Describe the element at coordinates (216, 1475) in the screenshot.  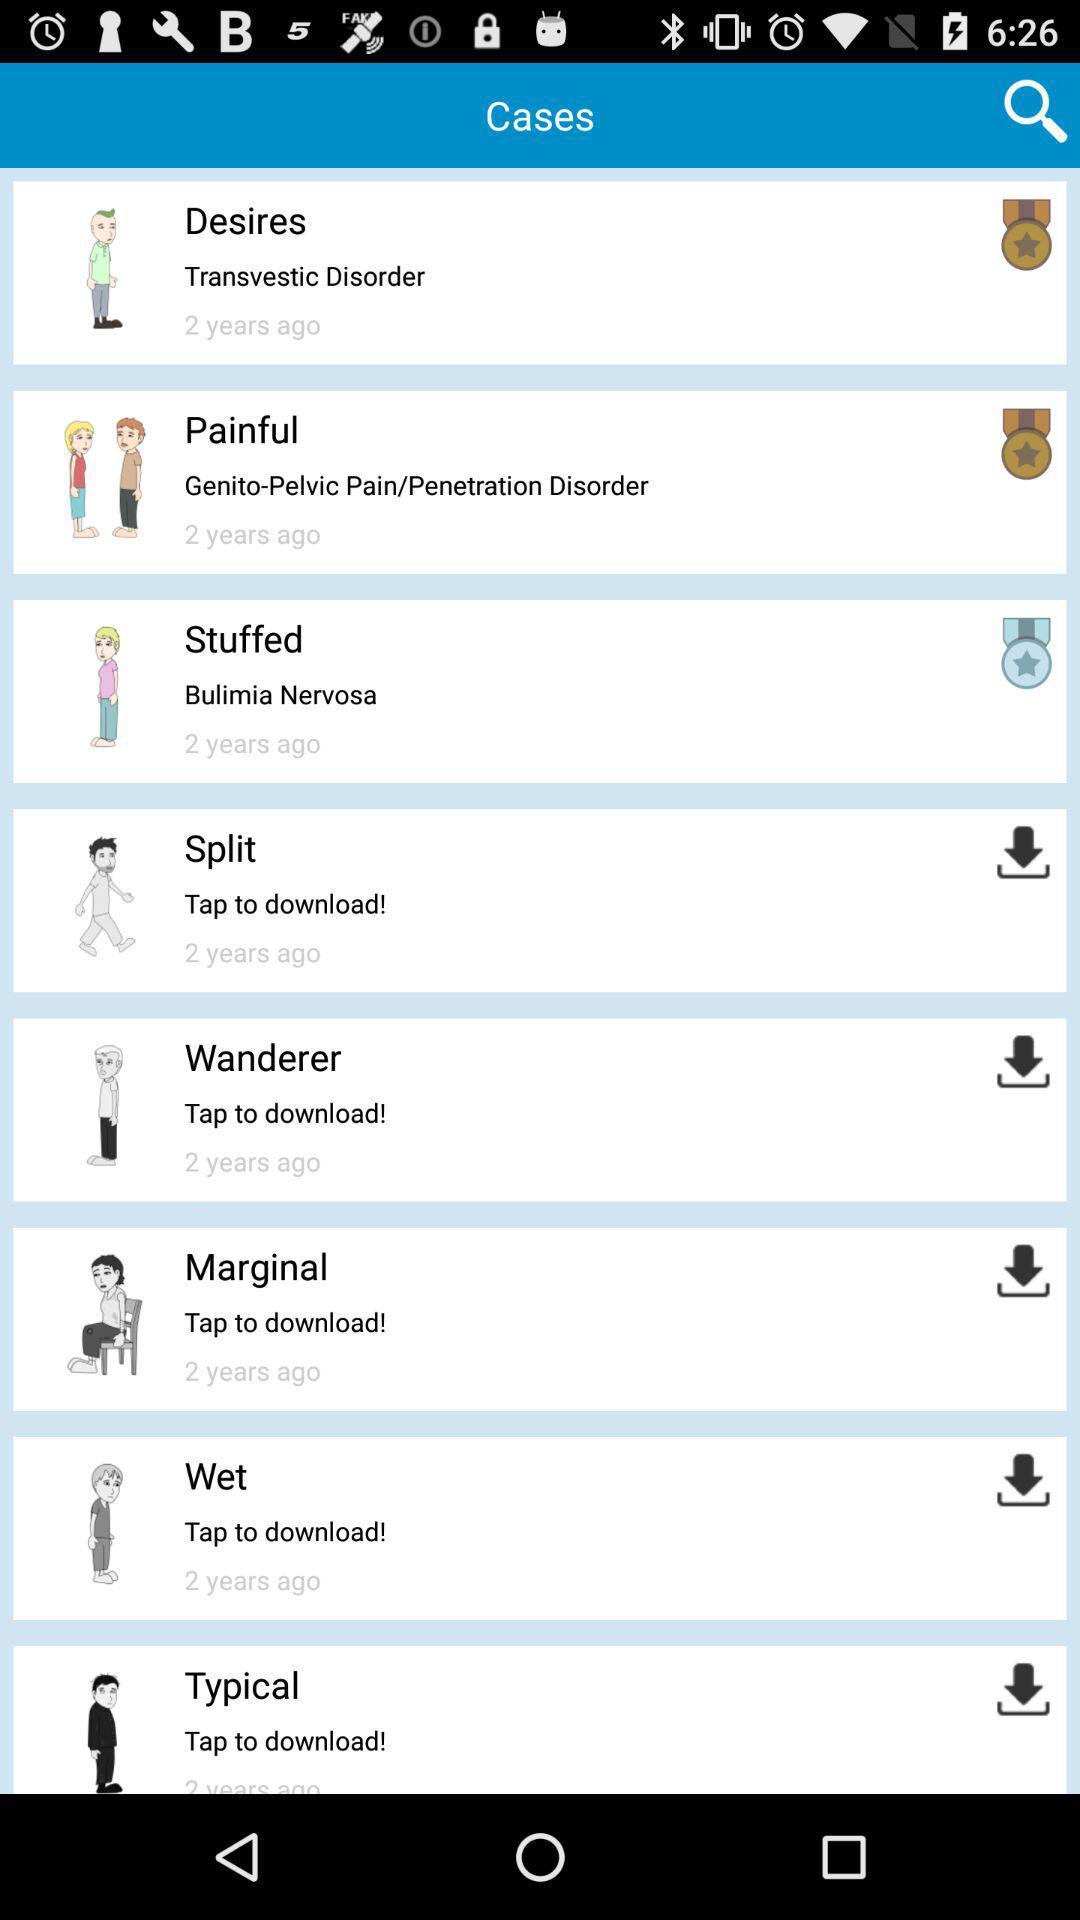
I see `the wet item` at that location.